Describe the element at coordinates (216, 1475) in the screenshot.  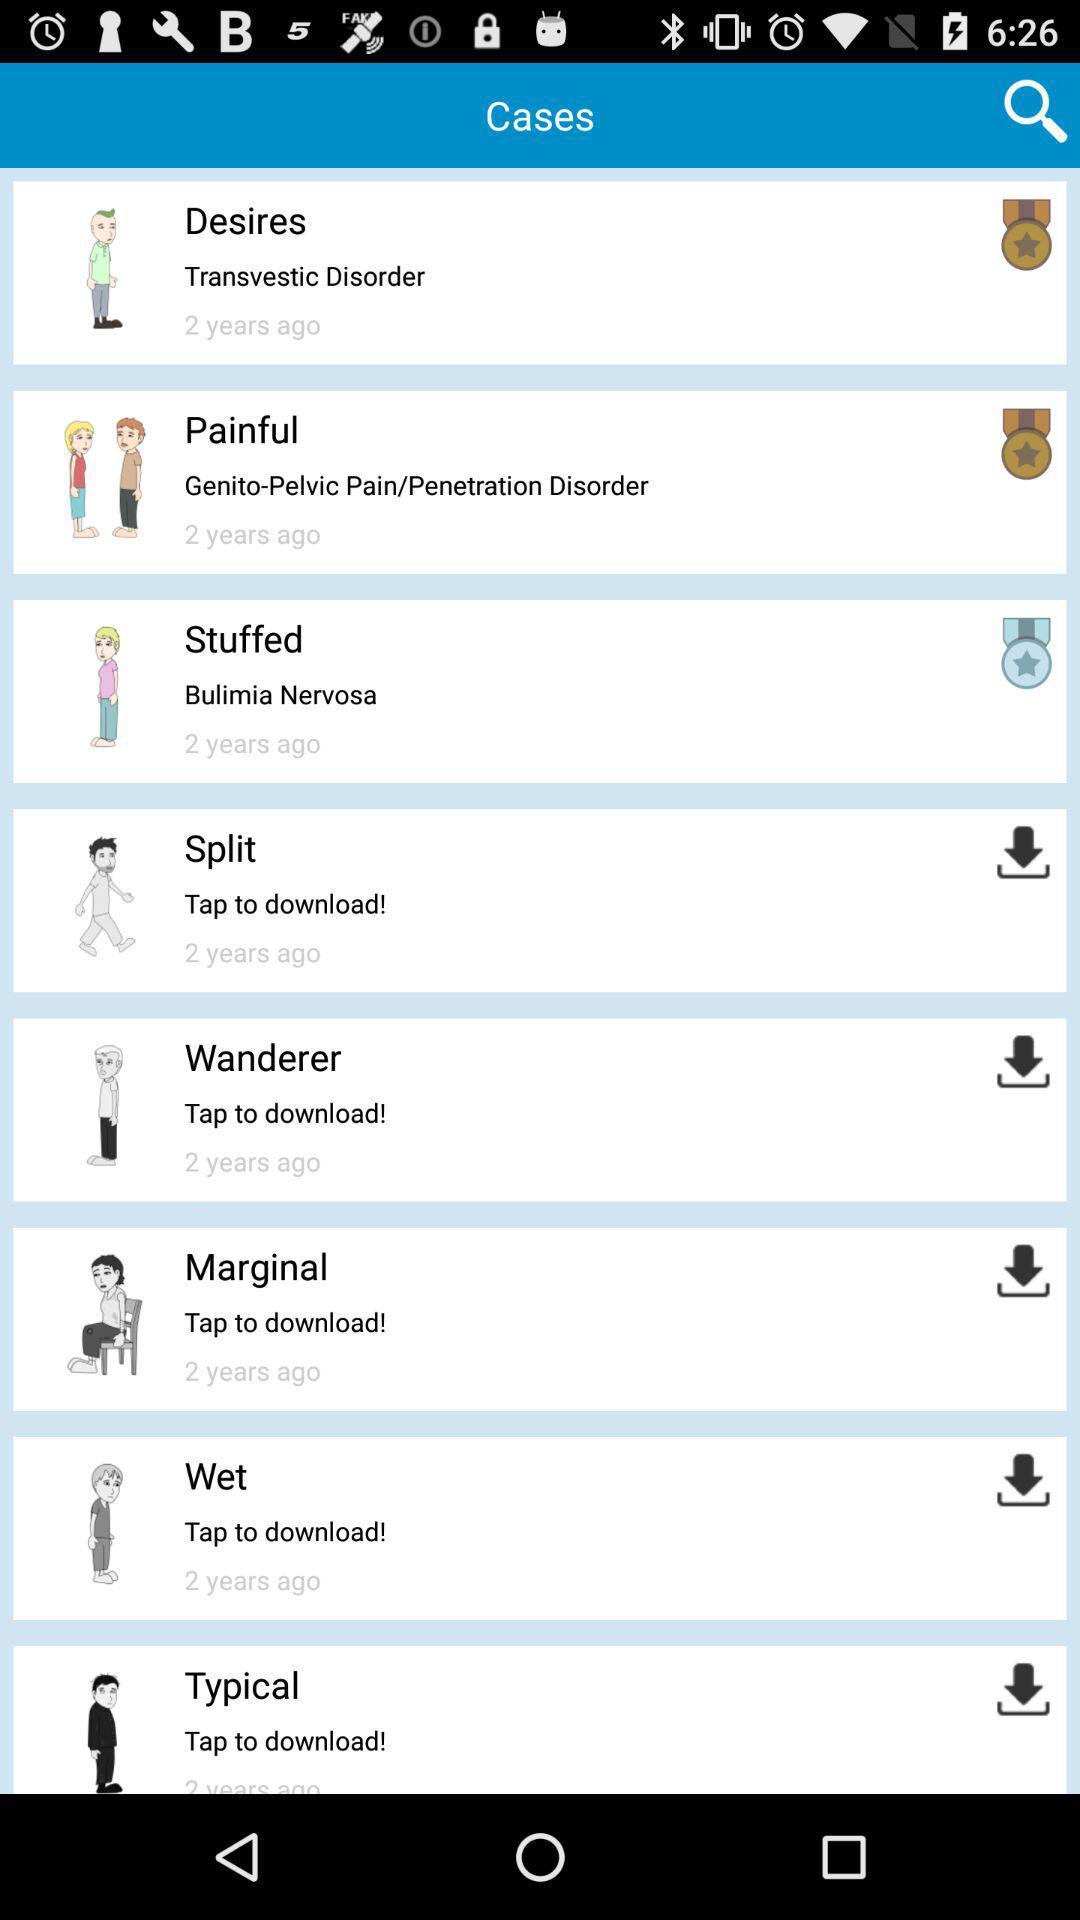
I see `the wet item` at that location.